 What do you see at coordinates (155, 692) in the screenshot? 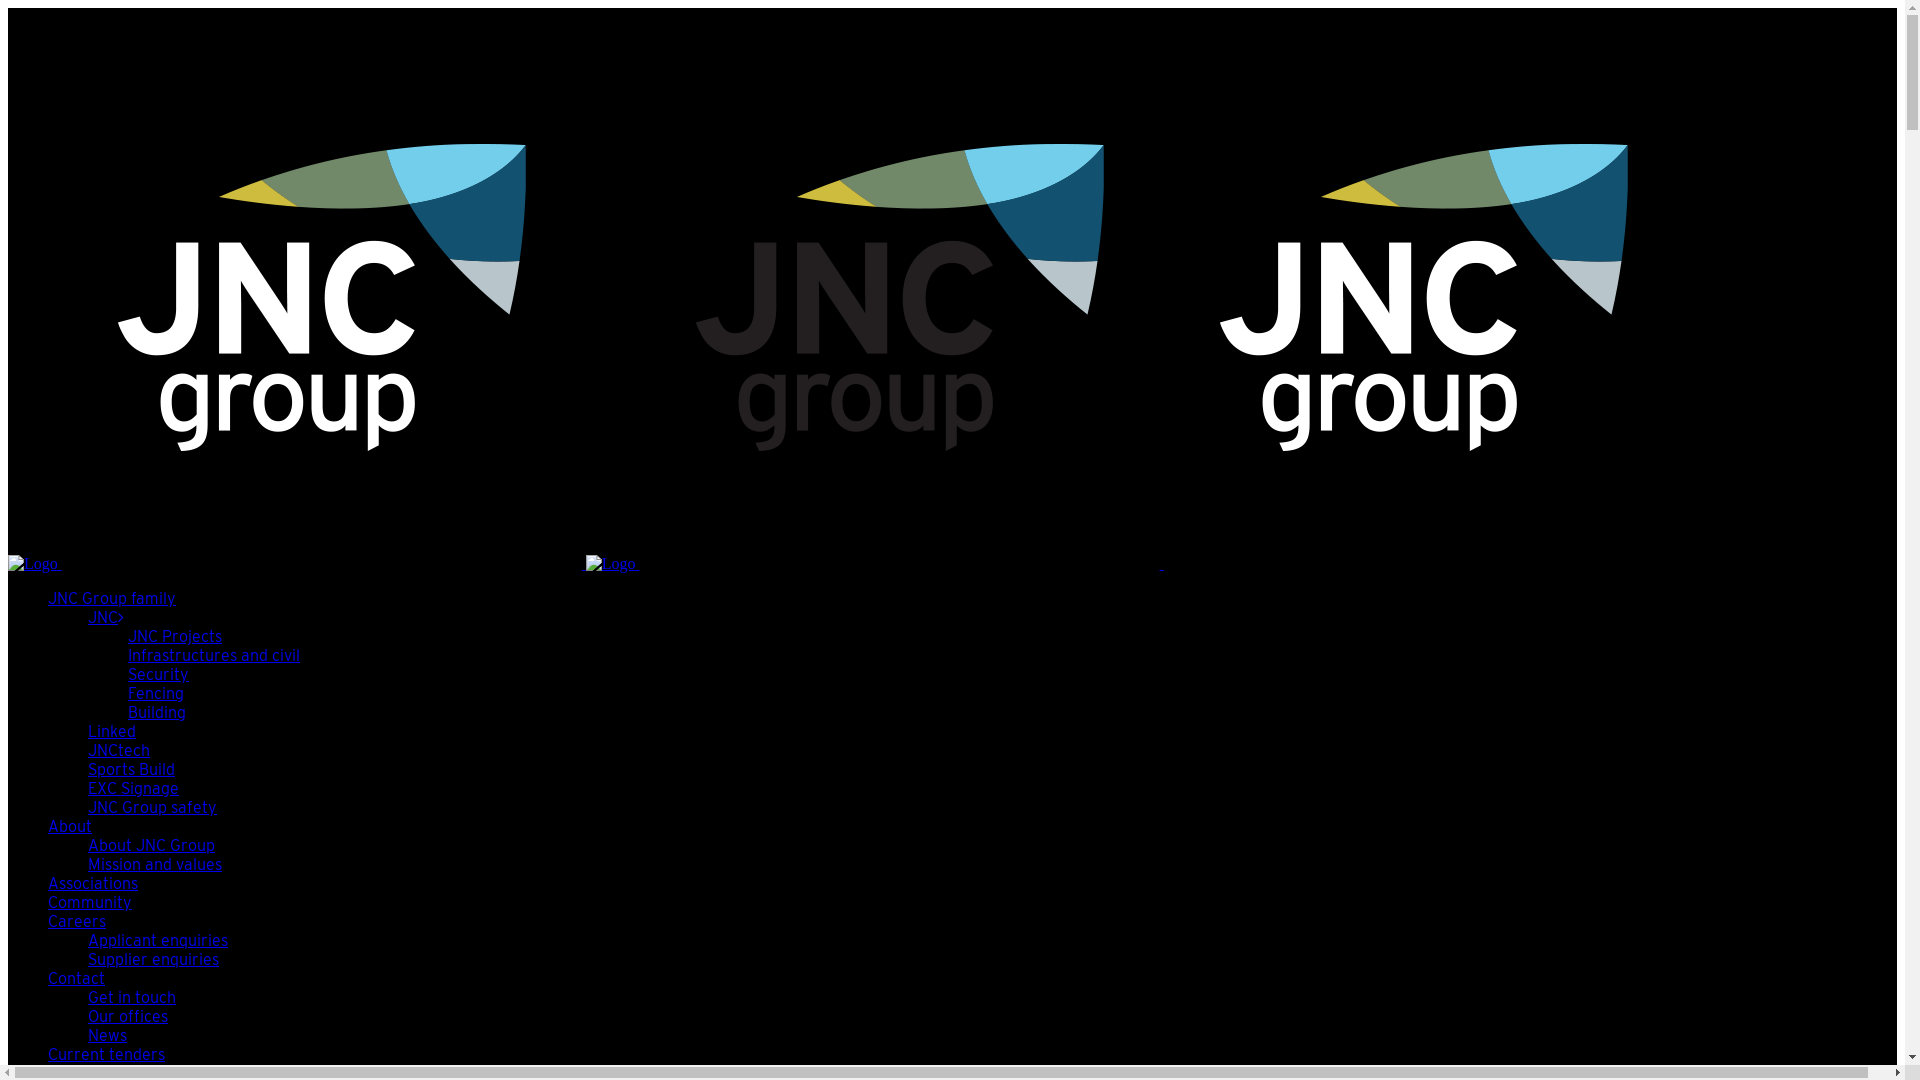
I see `'Fencing'` at bounding box center [155, 692].